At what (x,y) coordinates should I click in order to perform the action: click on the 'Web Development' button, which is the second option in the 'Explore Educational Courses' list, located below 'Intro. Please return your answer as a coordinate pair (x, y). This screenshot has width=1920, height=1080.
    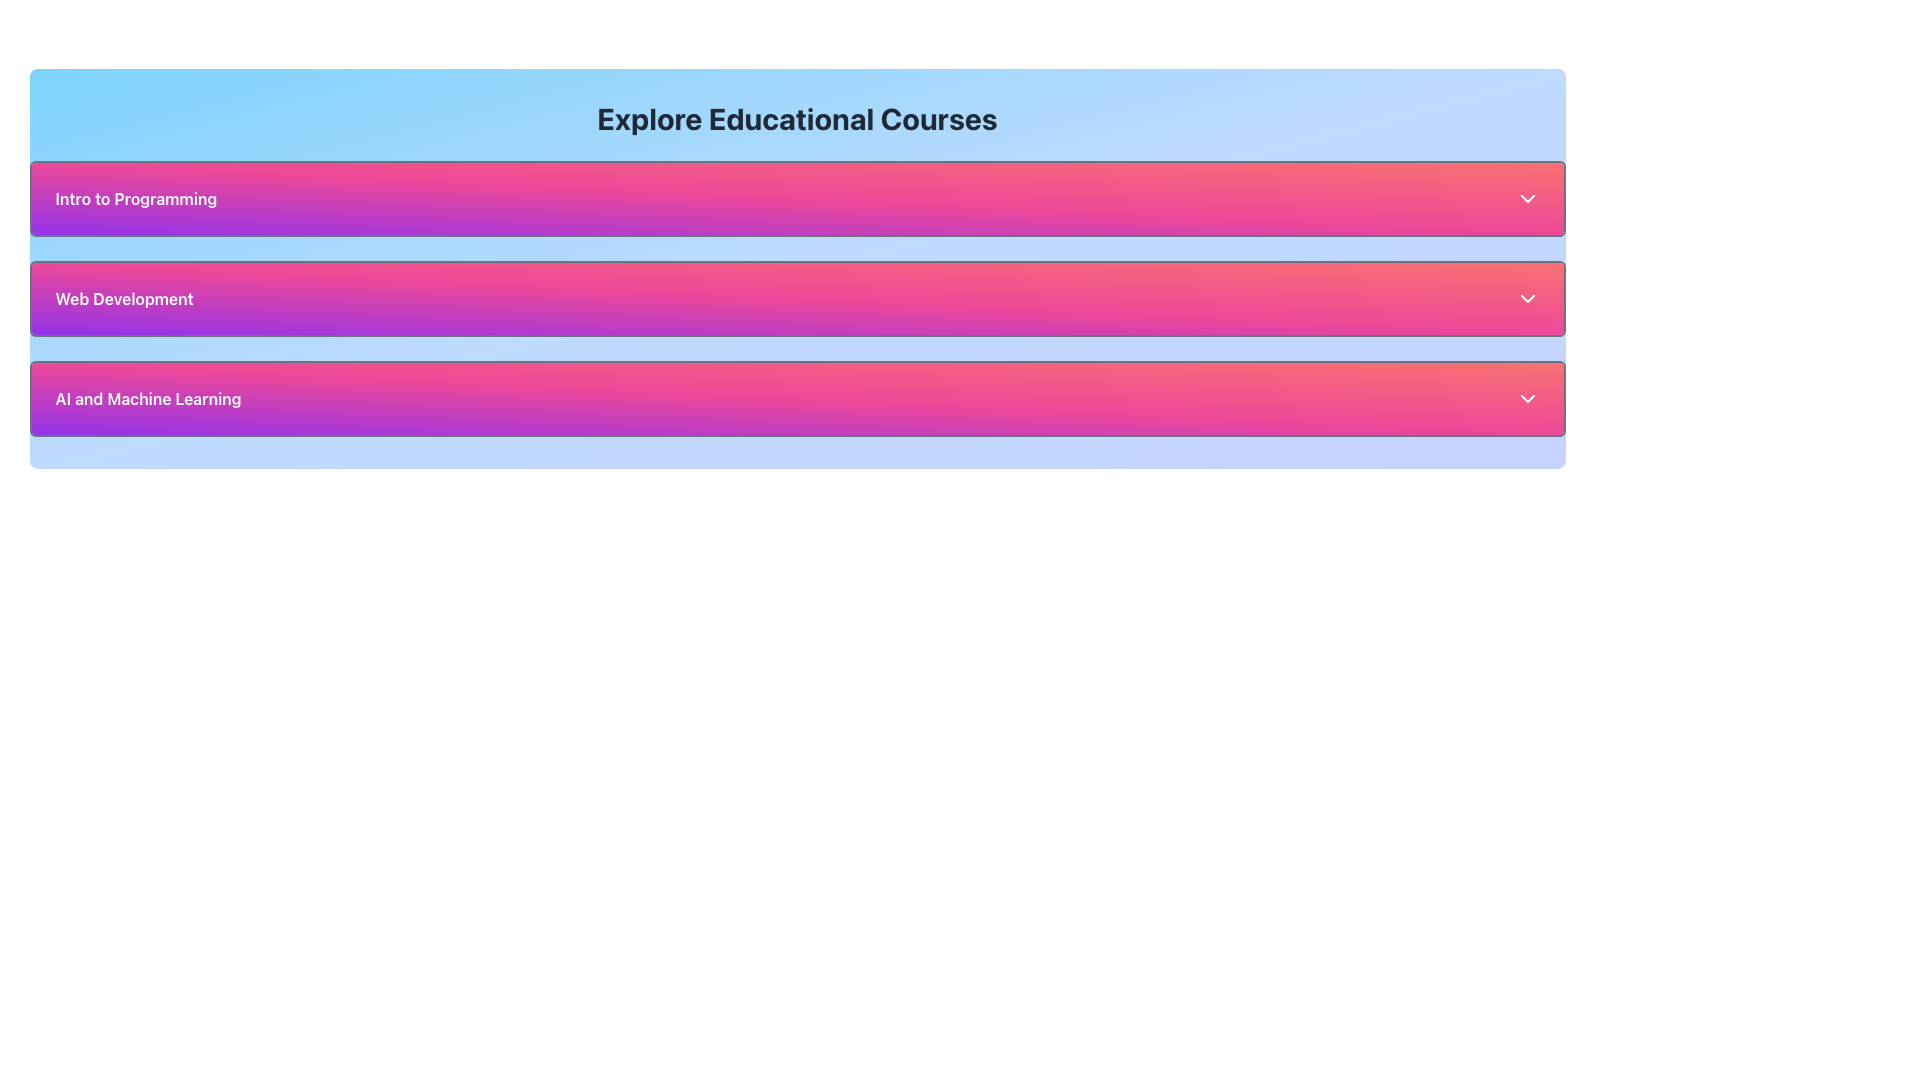
    Looking at the image, I should click on (796, 299).